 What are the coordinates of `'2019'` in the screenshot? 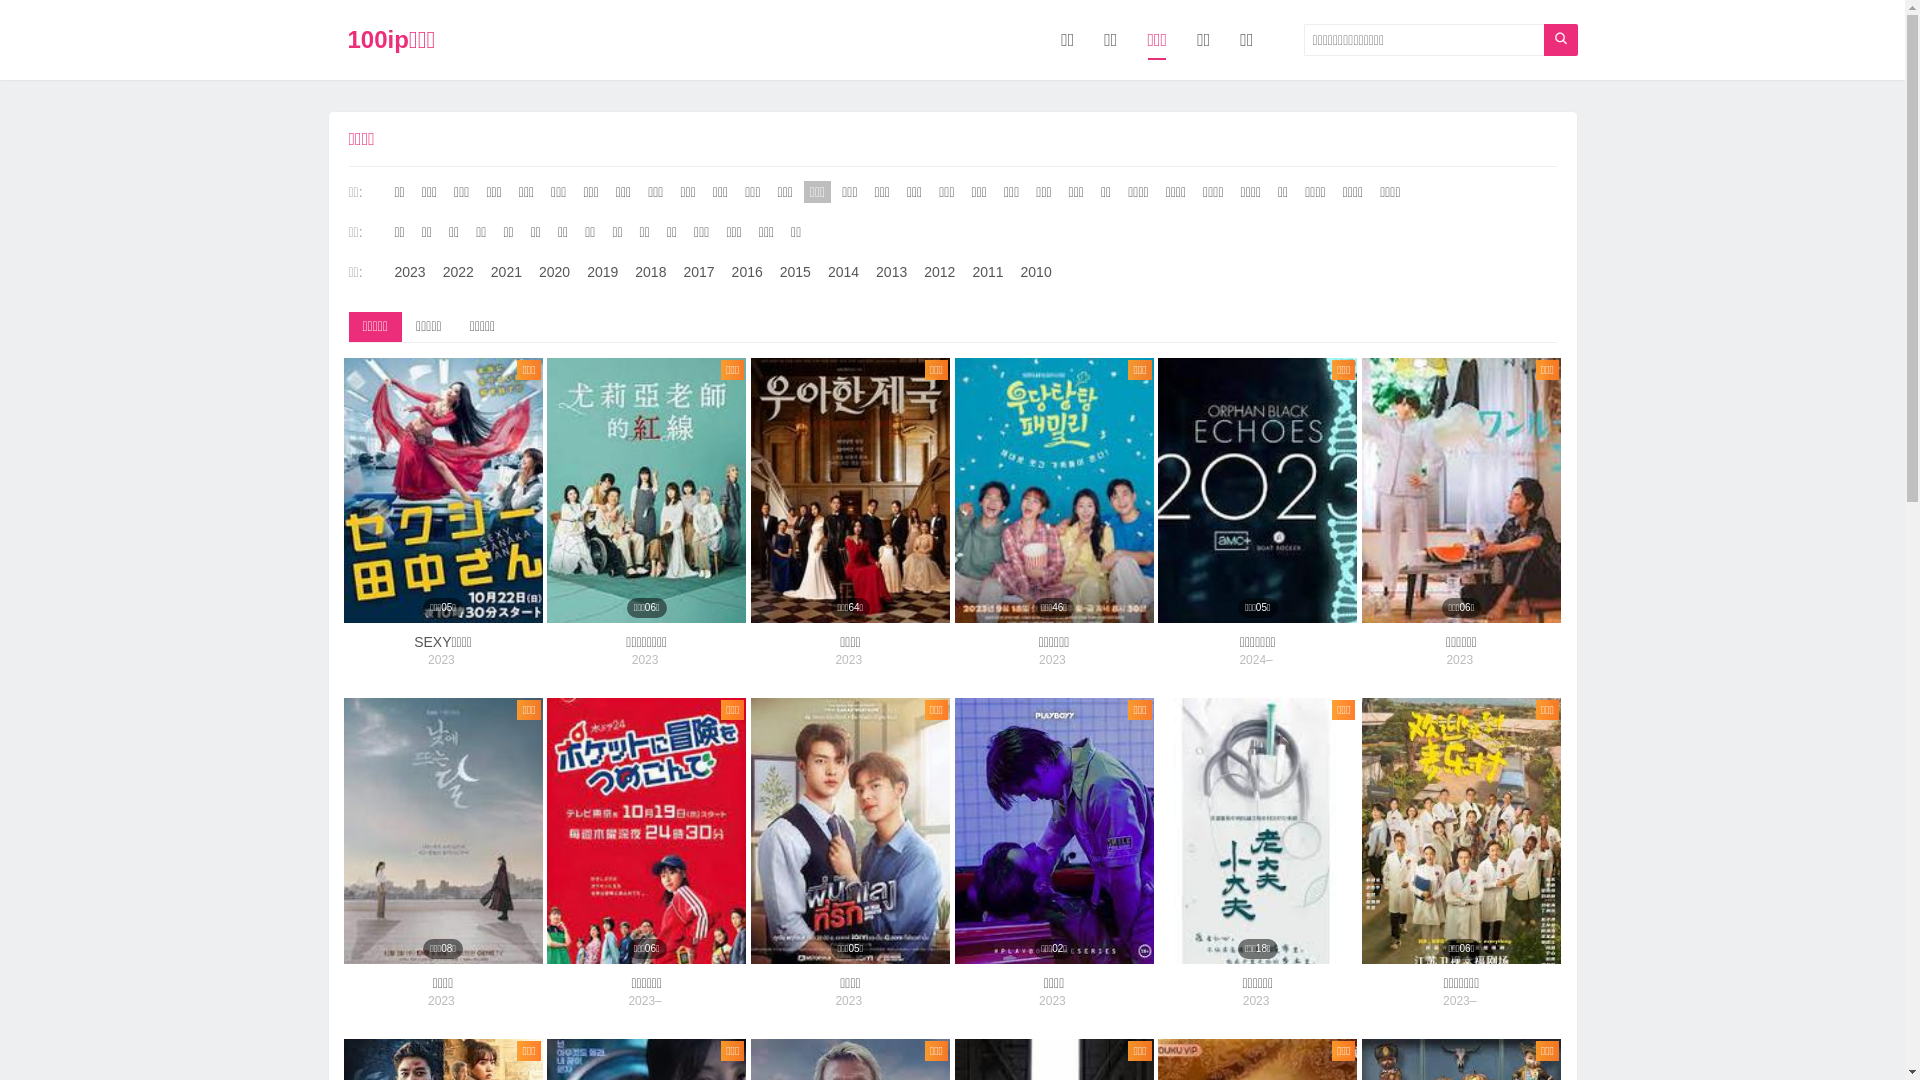 It's located at (579, 272).